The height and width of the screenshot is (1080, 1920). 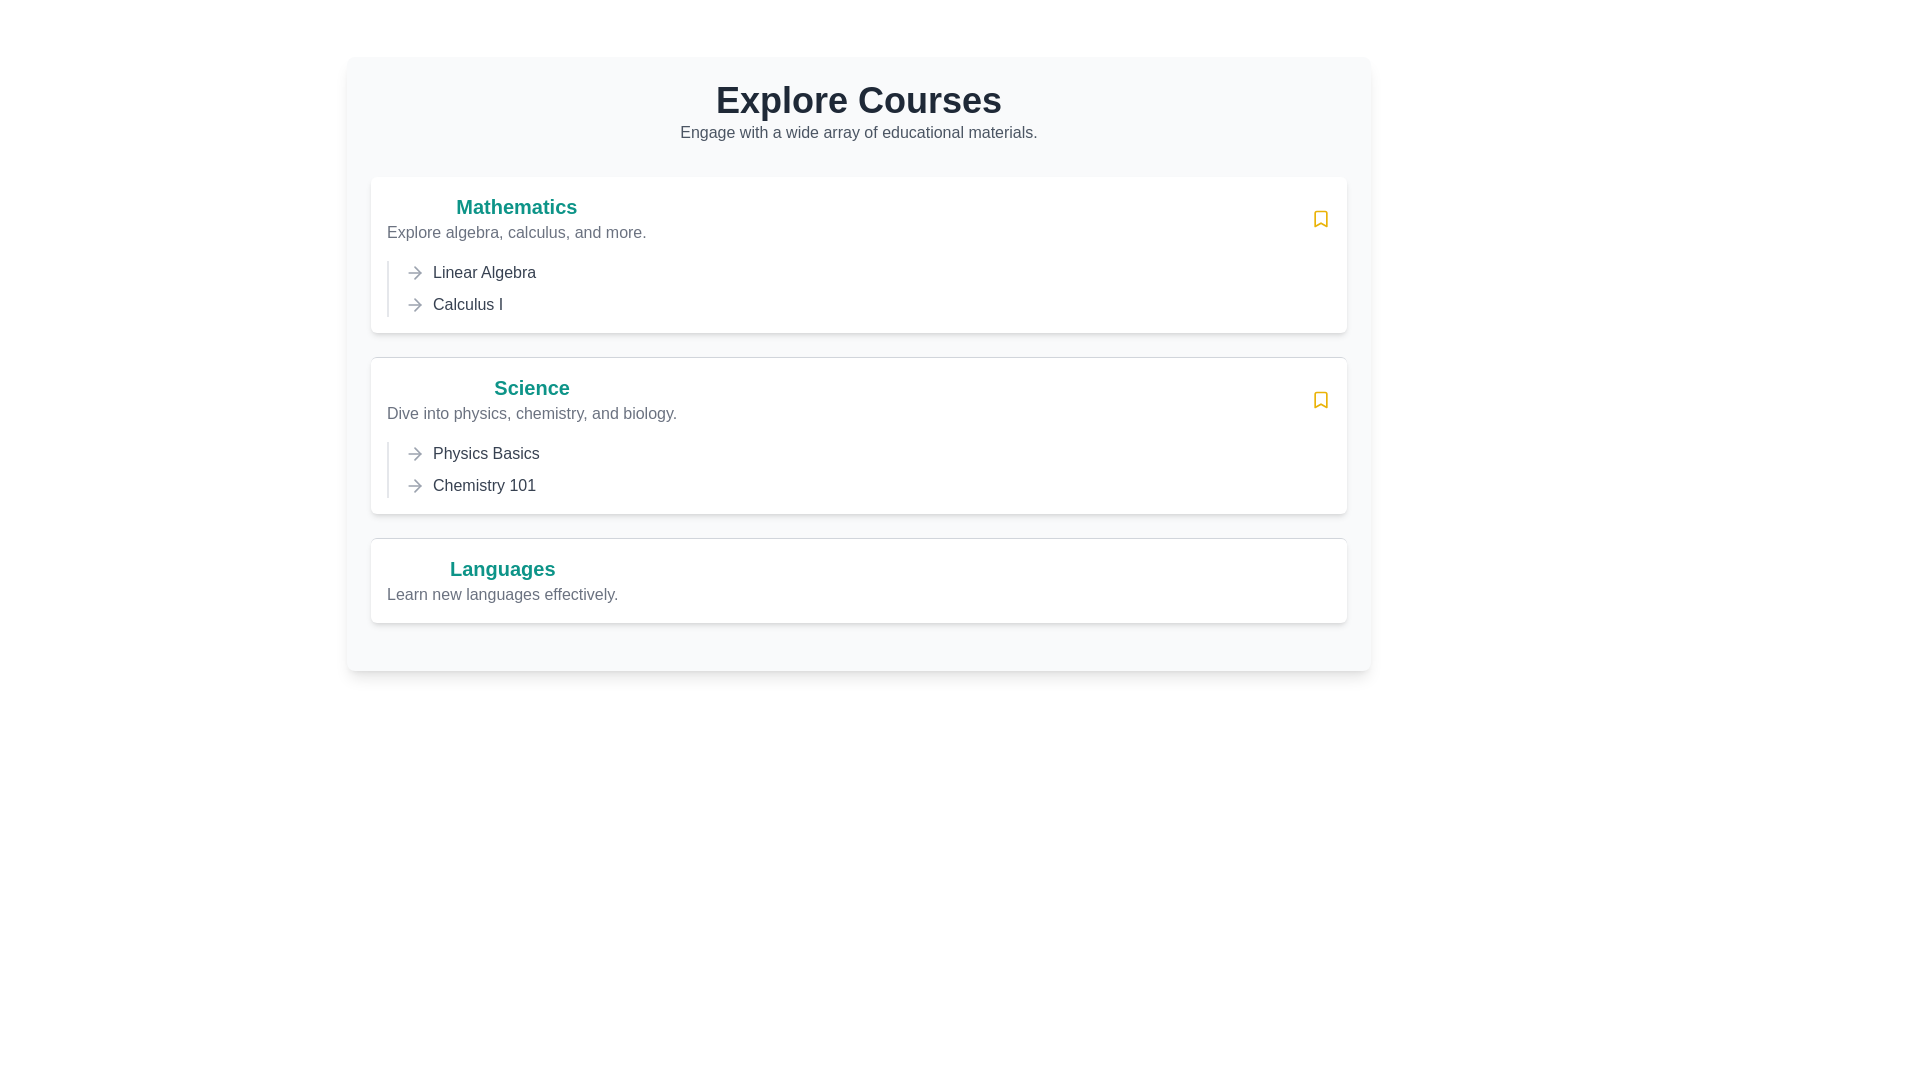 I want to click on the 'Science' text label, which is styled in a bold teal font and located at the top of the Science section, so click(x=532, y=388).